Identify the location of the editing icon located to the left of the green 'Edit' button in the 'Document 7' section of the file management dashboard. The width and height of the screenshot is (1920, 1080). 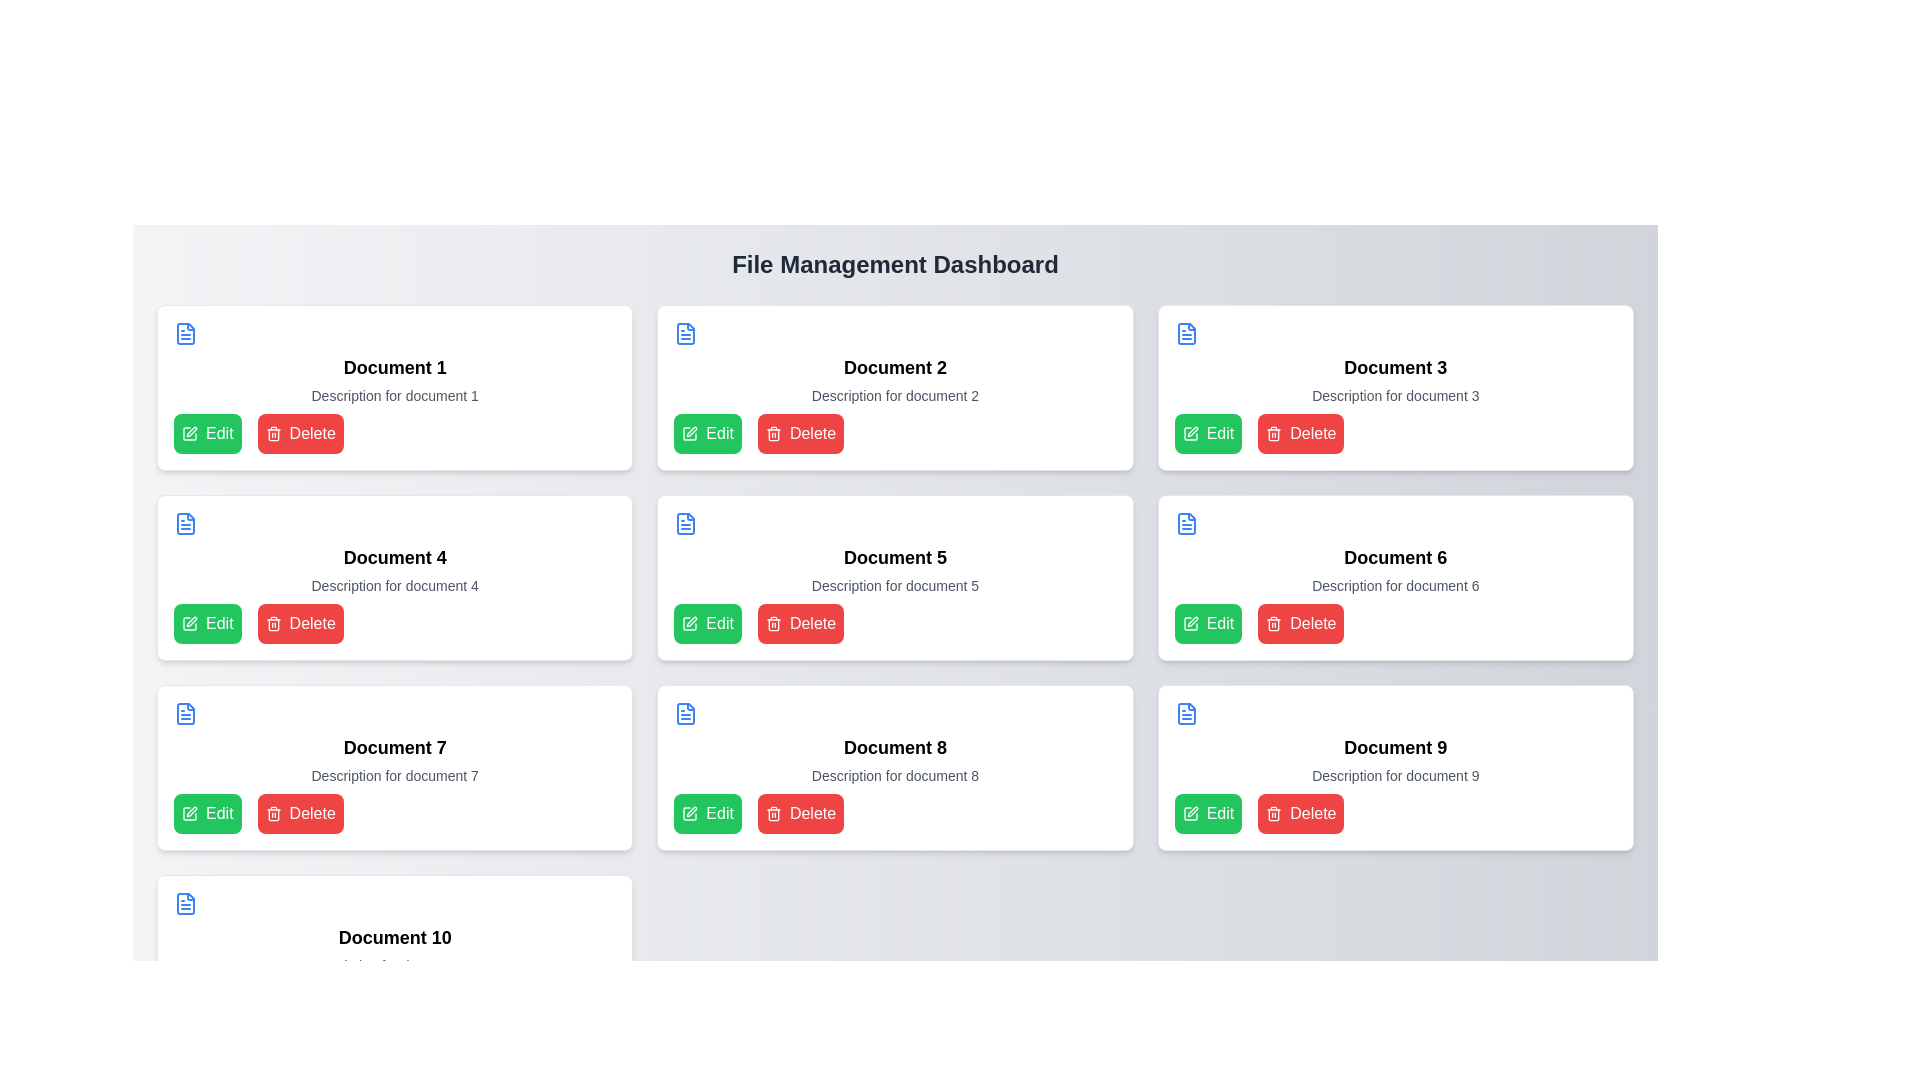
(192, 812).